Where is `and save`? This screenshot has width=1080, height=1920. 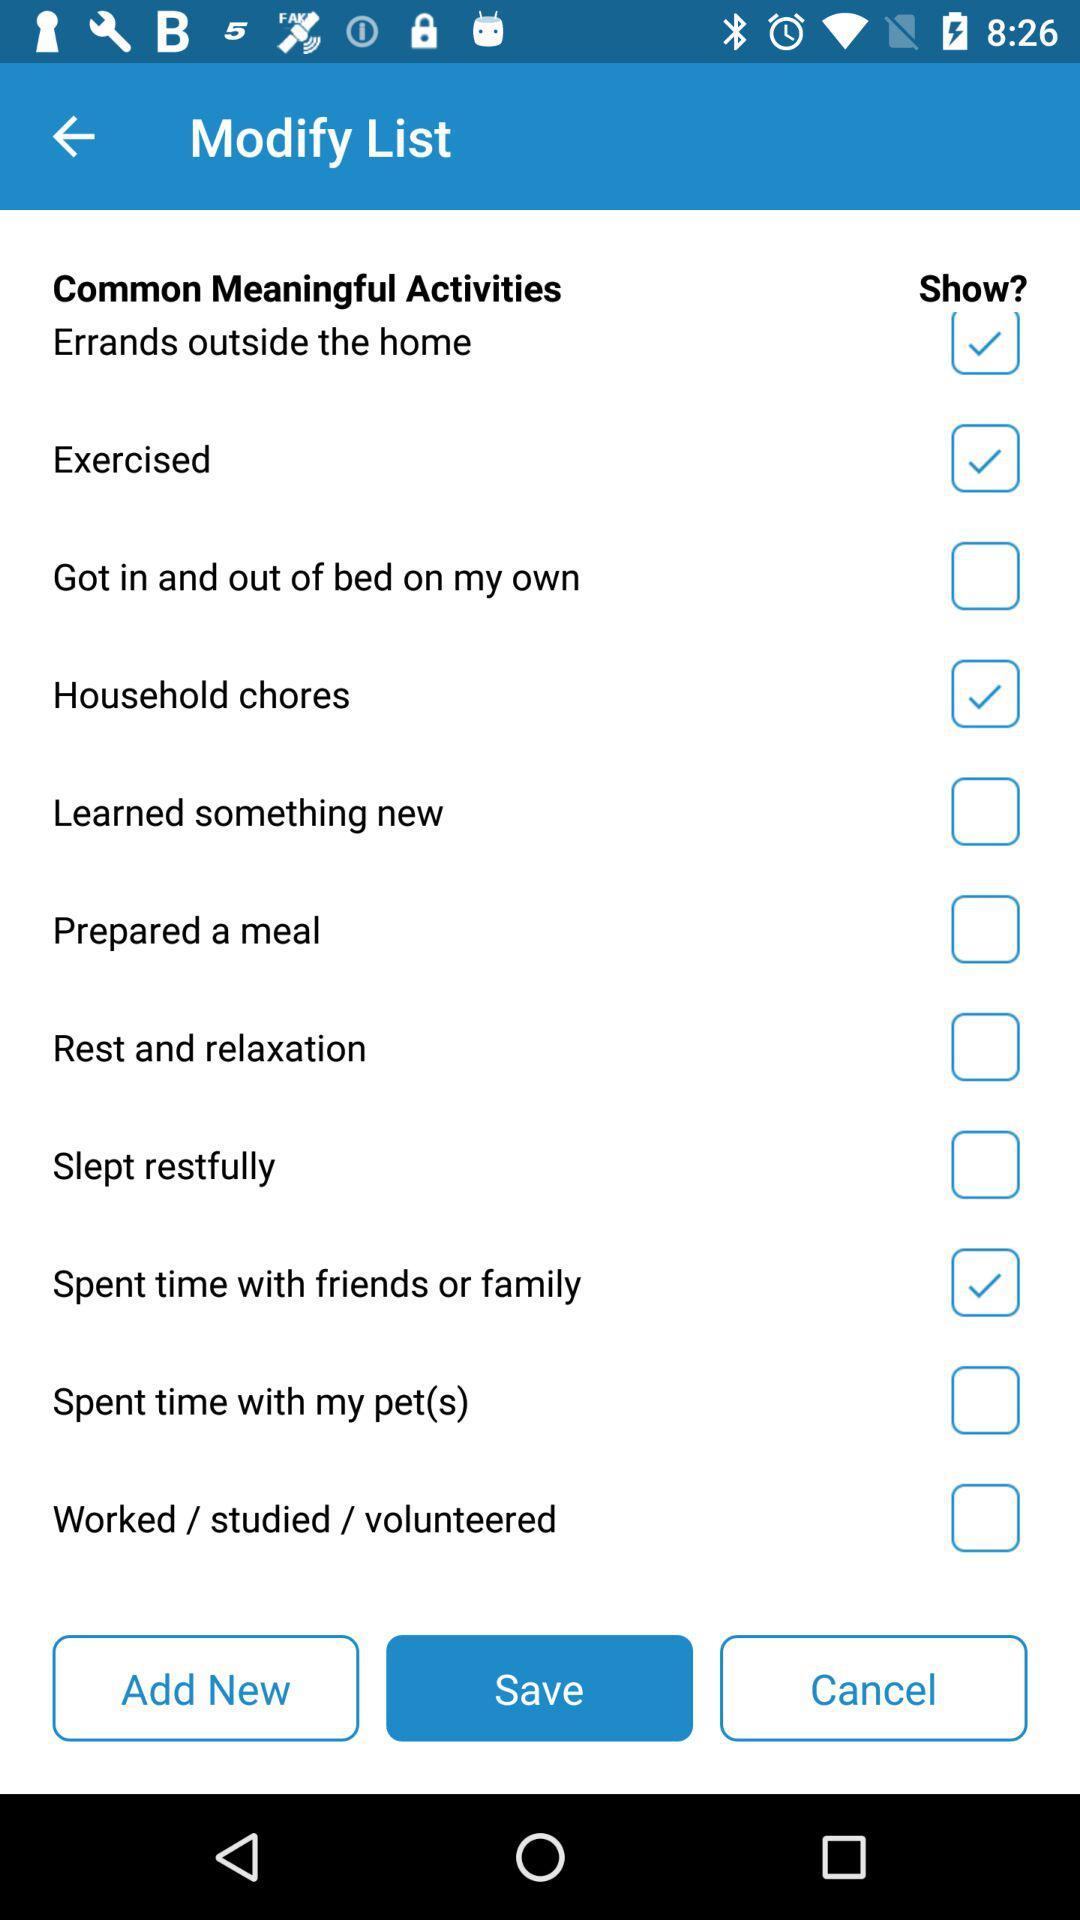
and save is located at coordinates (984, 693).